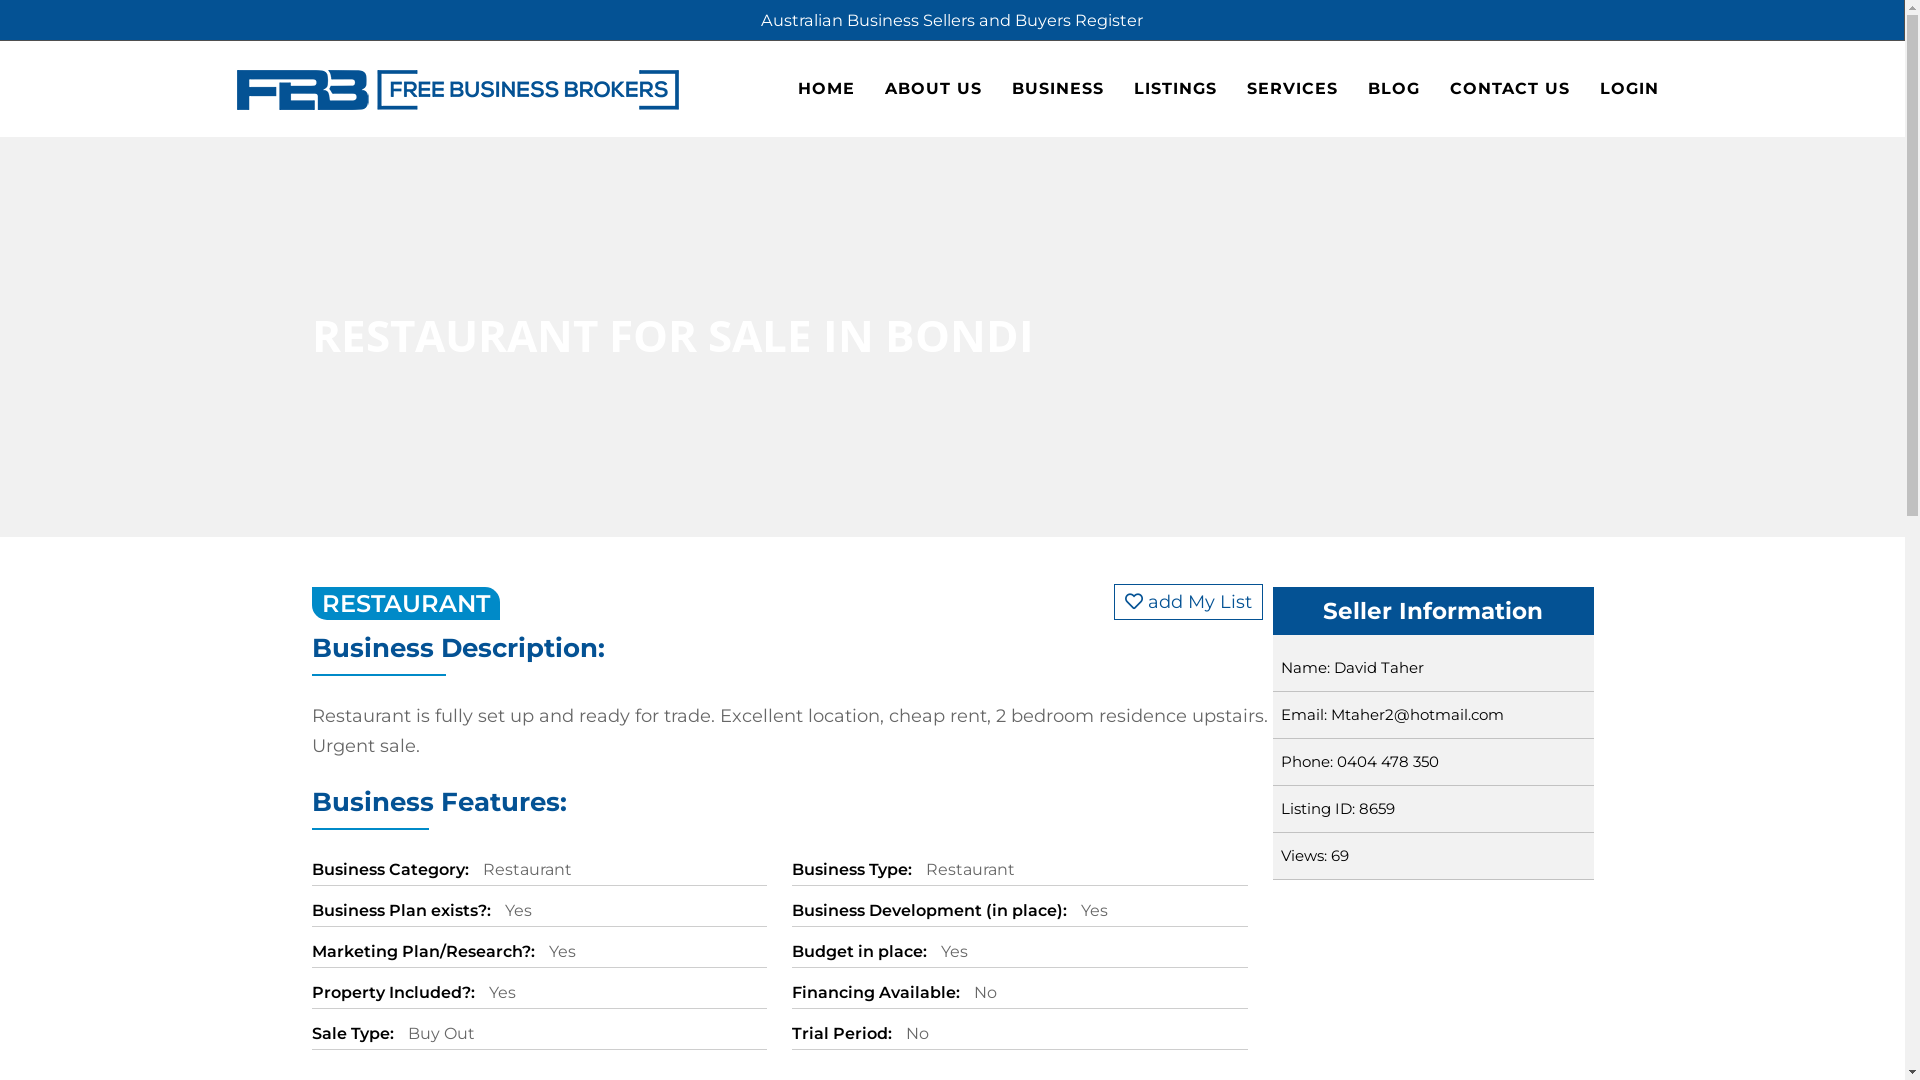 This screenshot has width=1920, height=1080. Describe the element at coordinates (1188, 600) in the screenshot. I see `'add My List'` at that location.